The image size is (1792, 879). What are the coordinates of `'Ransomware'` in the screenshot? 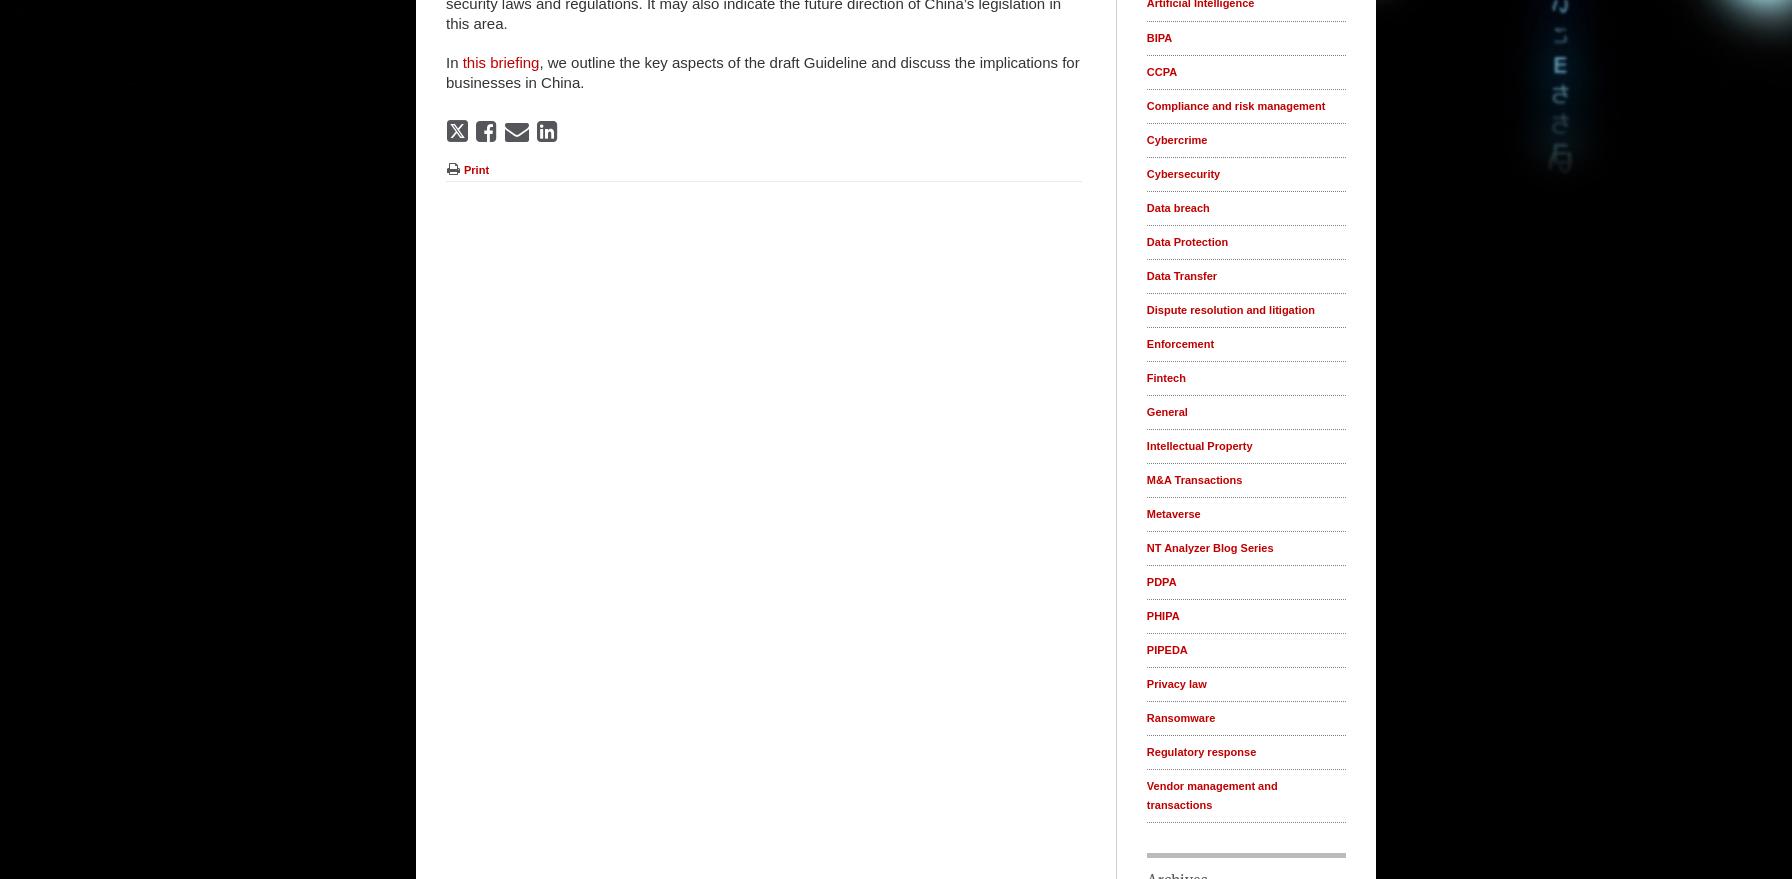 It's located at (1180, 717).